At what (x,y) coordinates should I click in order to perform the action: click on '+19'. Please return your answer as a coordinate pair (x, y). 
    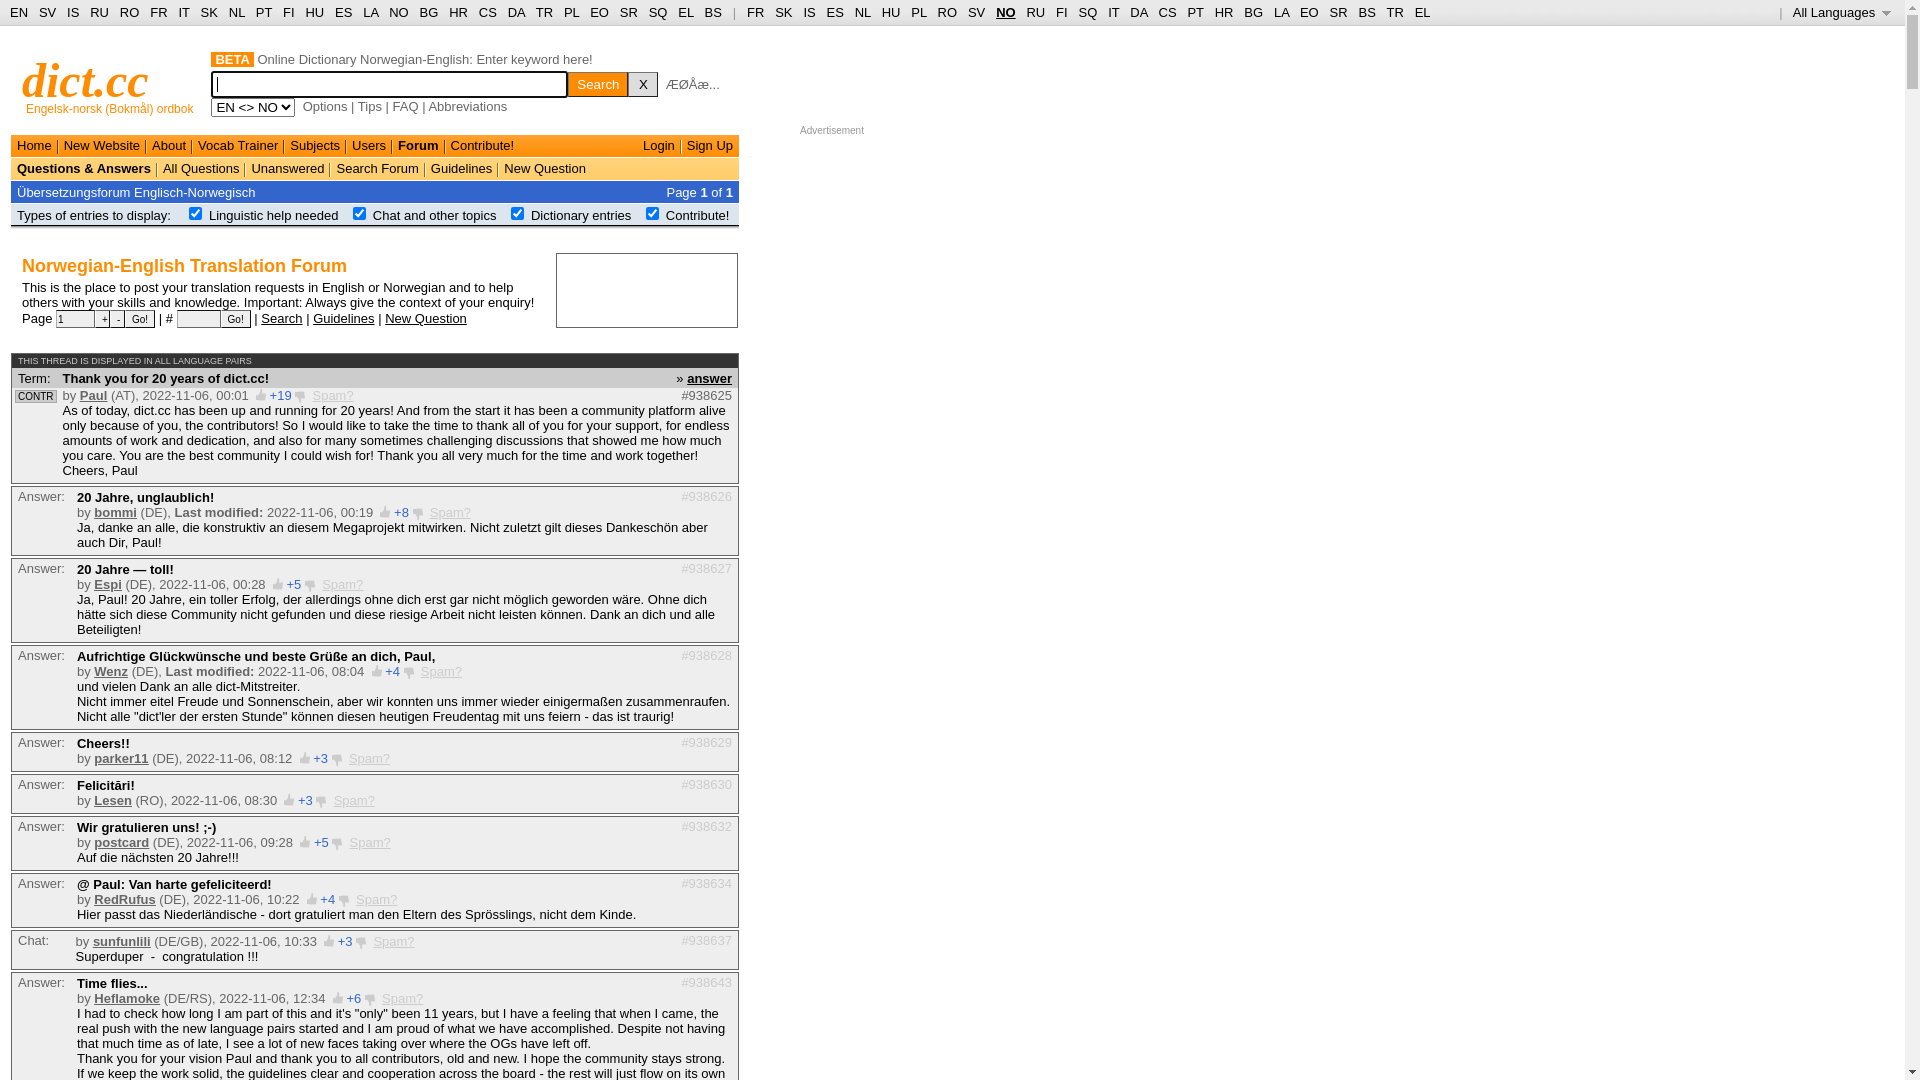
    Looking at the image, I should click on (280, 395).